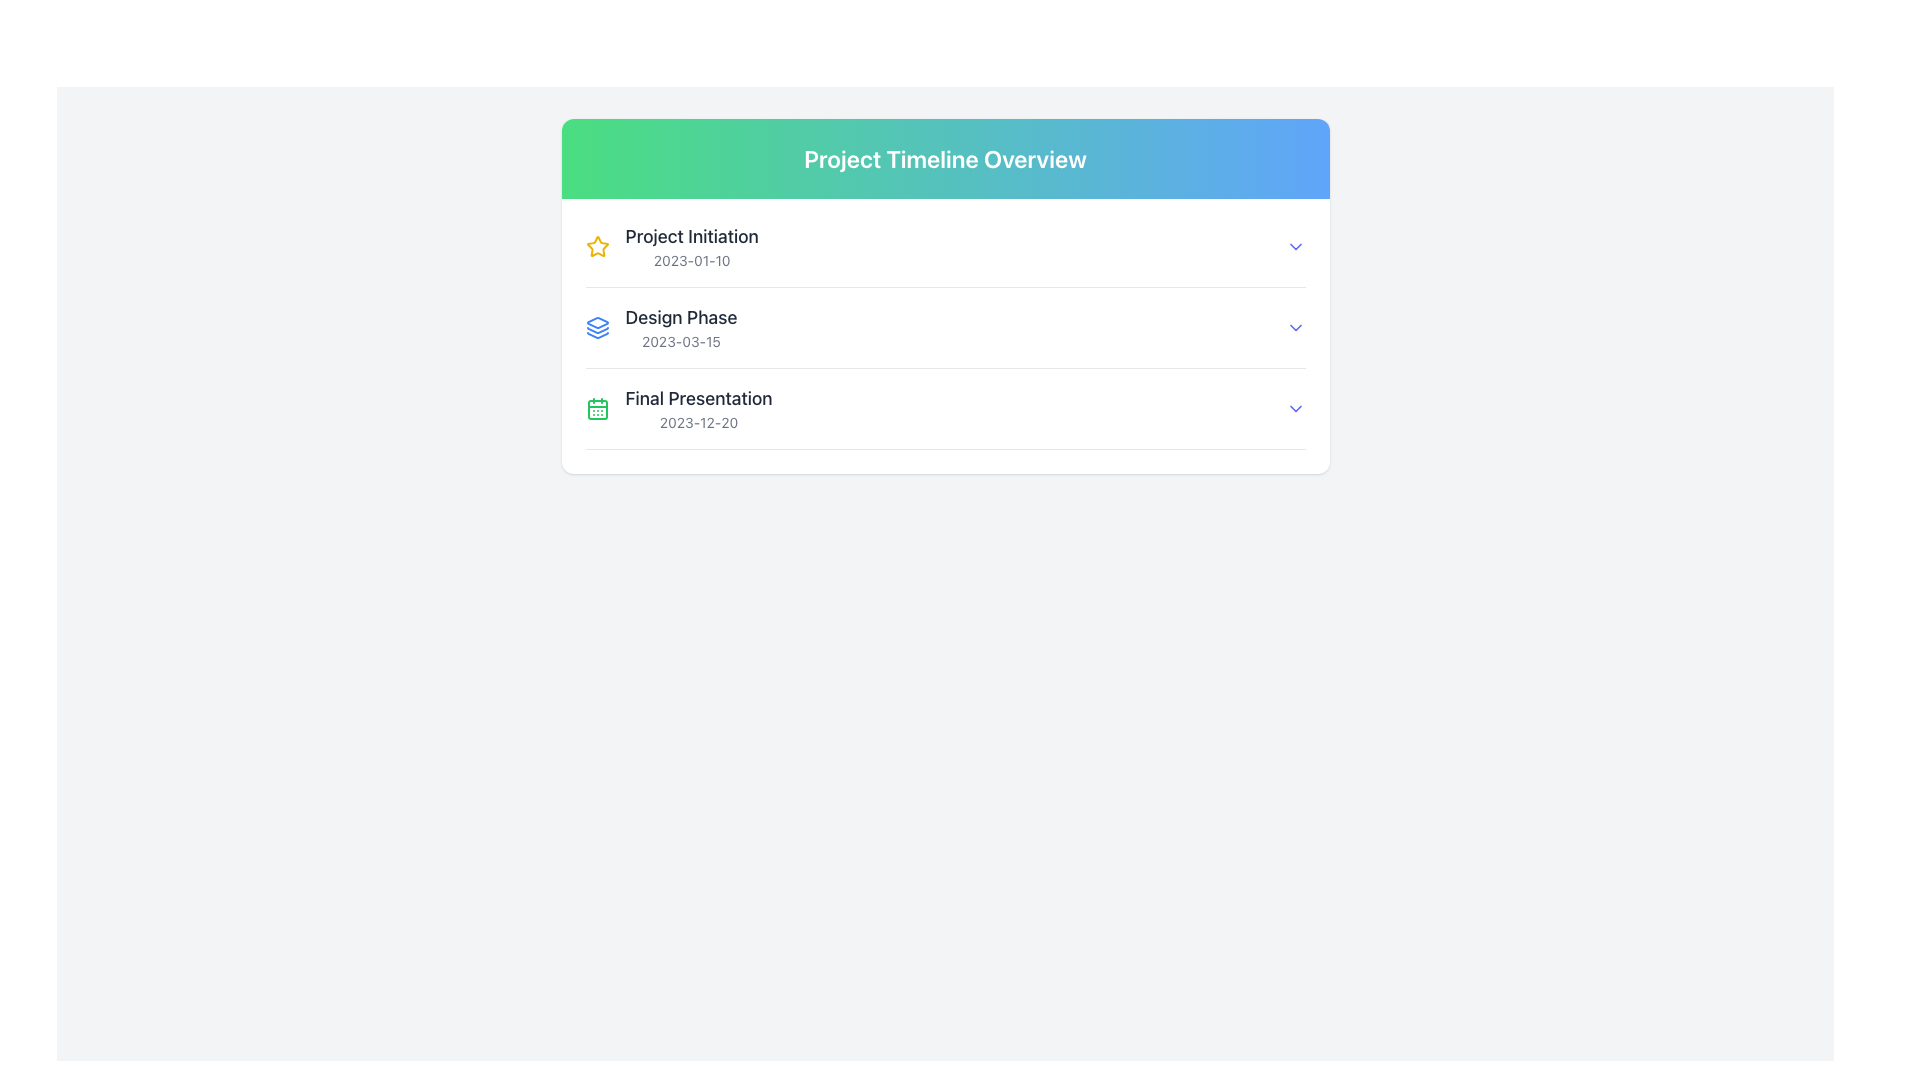 This screenshot has width=1920, height=1080. I want to click on the Dropdown toggle button, which is located on the far-right side of the 'Project Initiation' section, to potentially display tooltips, so click(1295, 245).